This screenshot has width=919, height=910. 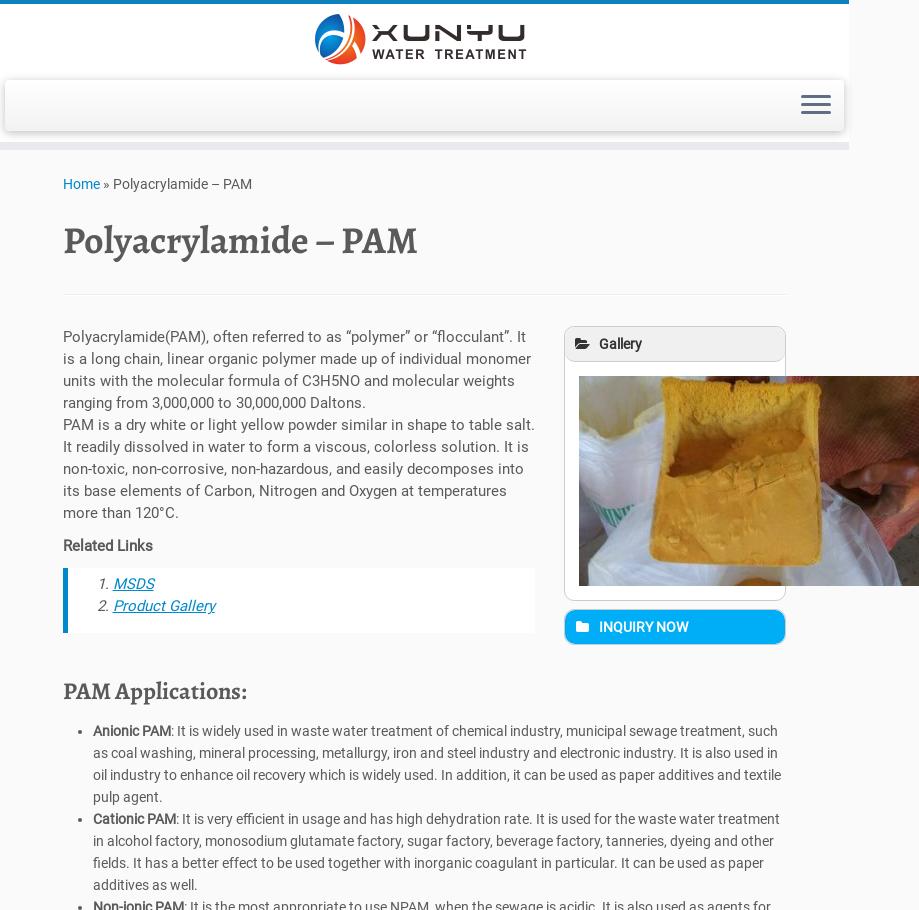 What do you see at coordinates (91, 824) in the screenshot?
I see `'Cationic PAM'` at bounding box center [91, 824].